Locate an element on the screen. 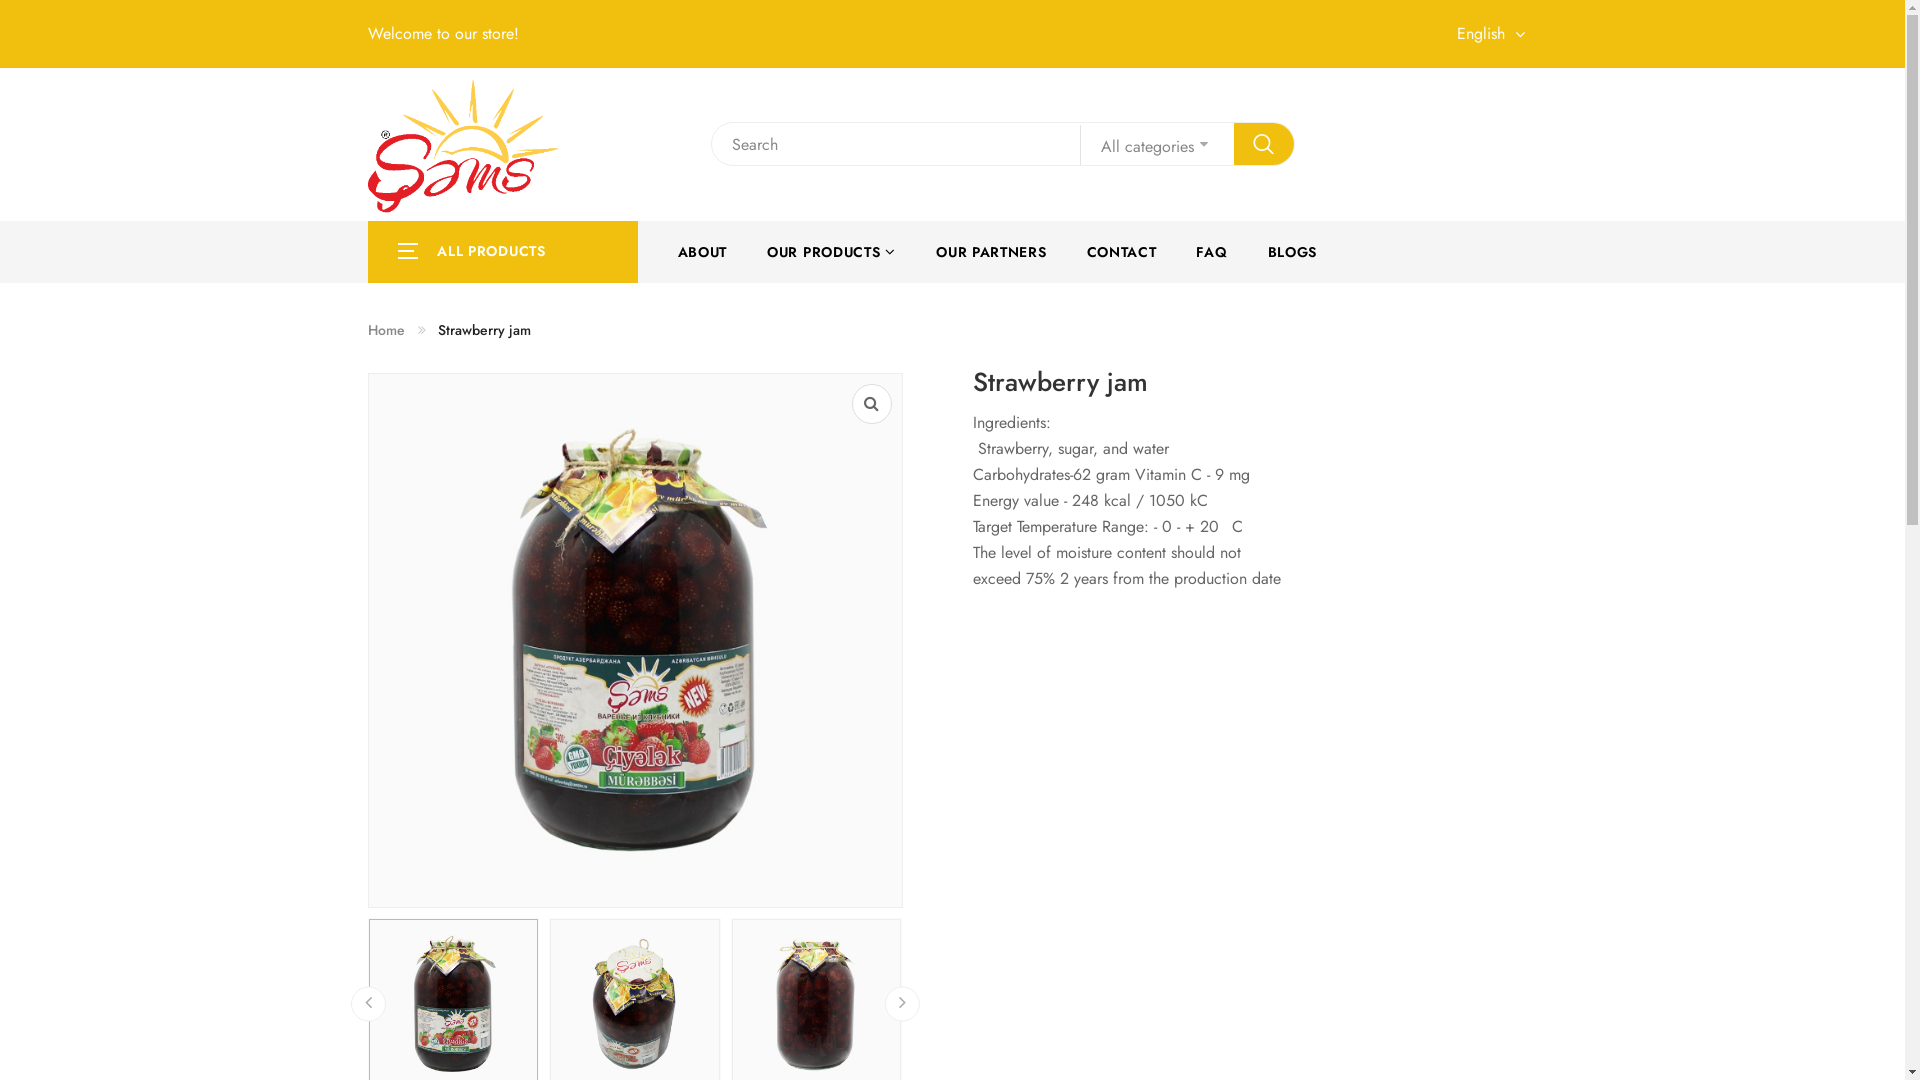 The image size is (1920, 1080). 'FAQ' is located at coordinates (1210, 250).